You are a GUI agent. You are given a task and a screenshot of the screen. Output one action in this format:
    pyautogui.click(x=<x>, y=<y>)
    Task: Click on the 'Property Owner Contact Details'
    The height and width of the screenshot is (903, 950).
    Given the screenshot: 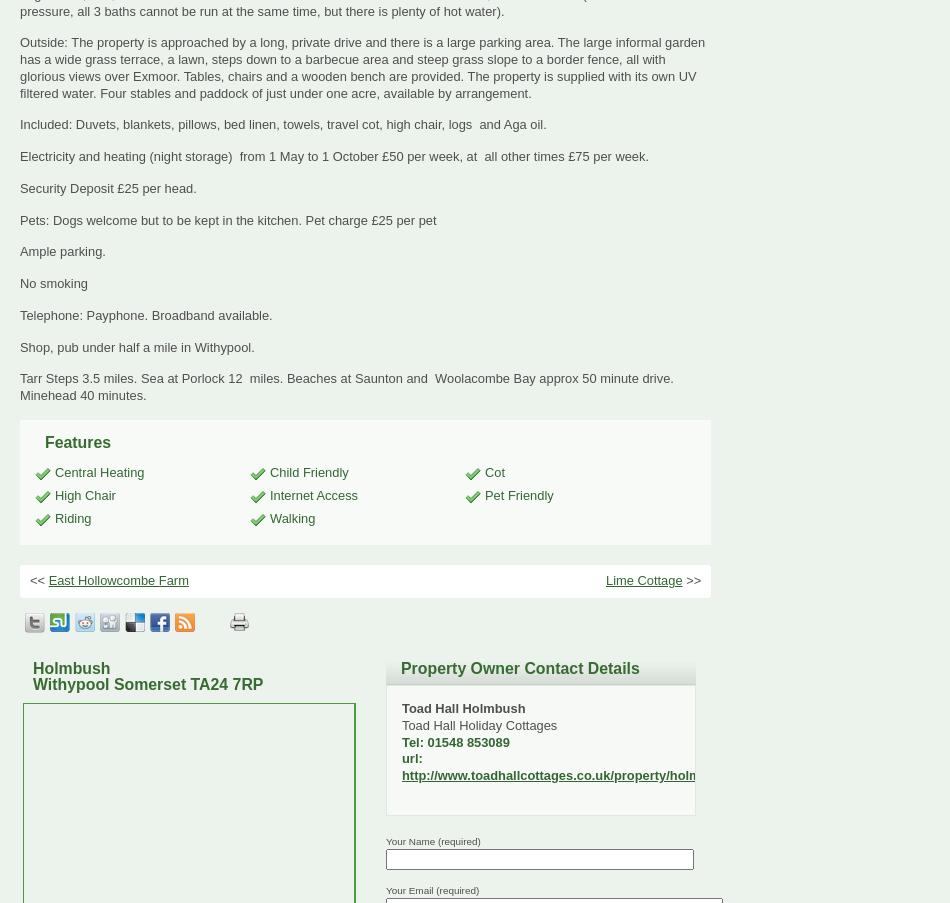 What is the action you would take?
    pyautogui.click(x=520, y=667)
    